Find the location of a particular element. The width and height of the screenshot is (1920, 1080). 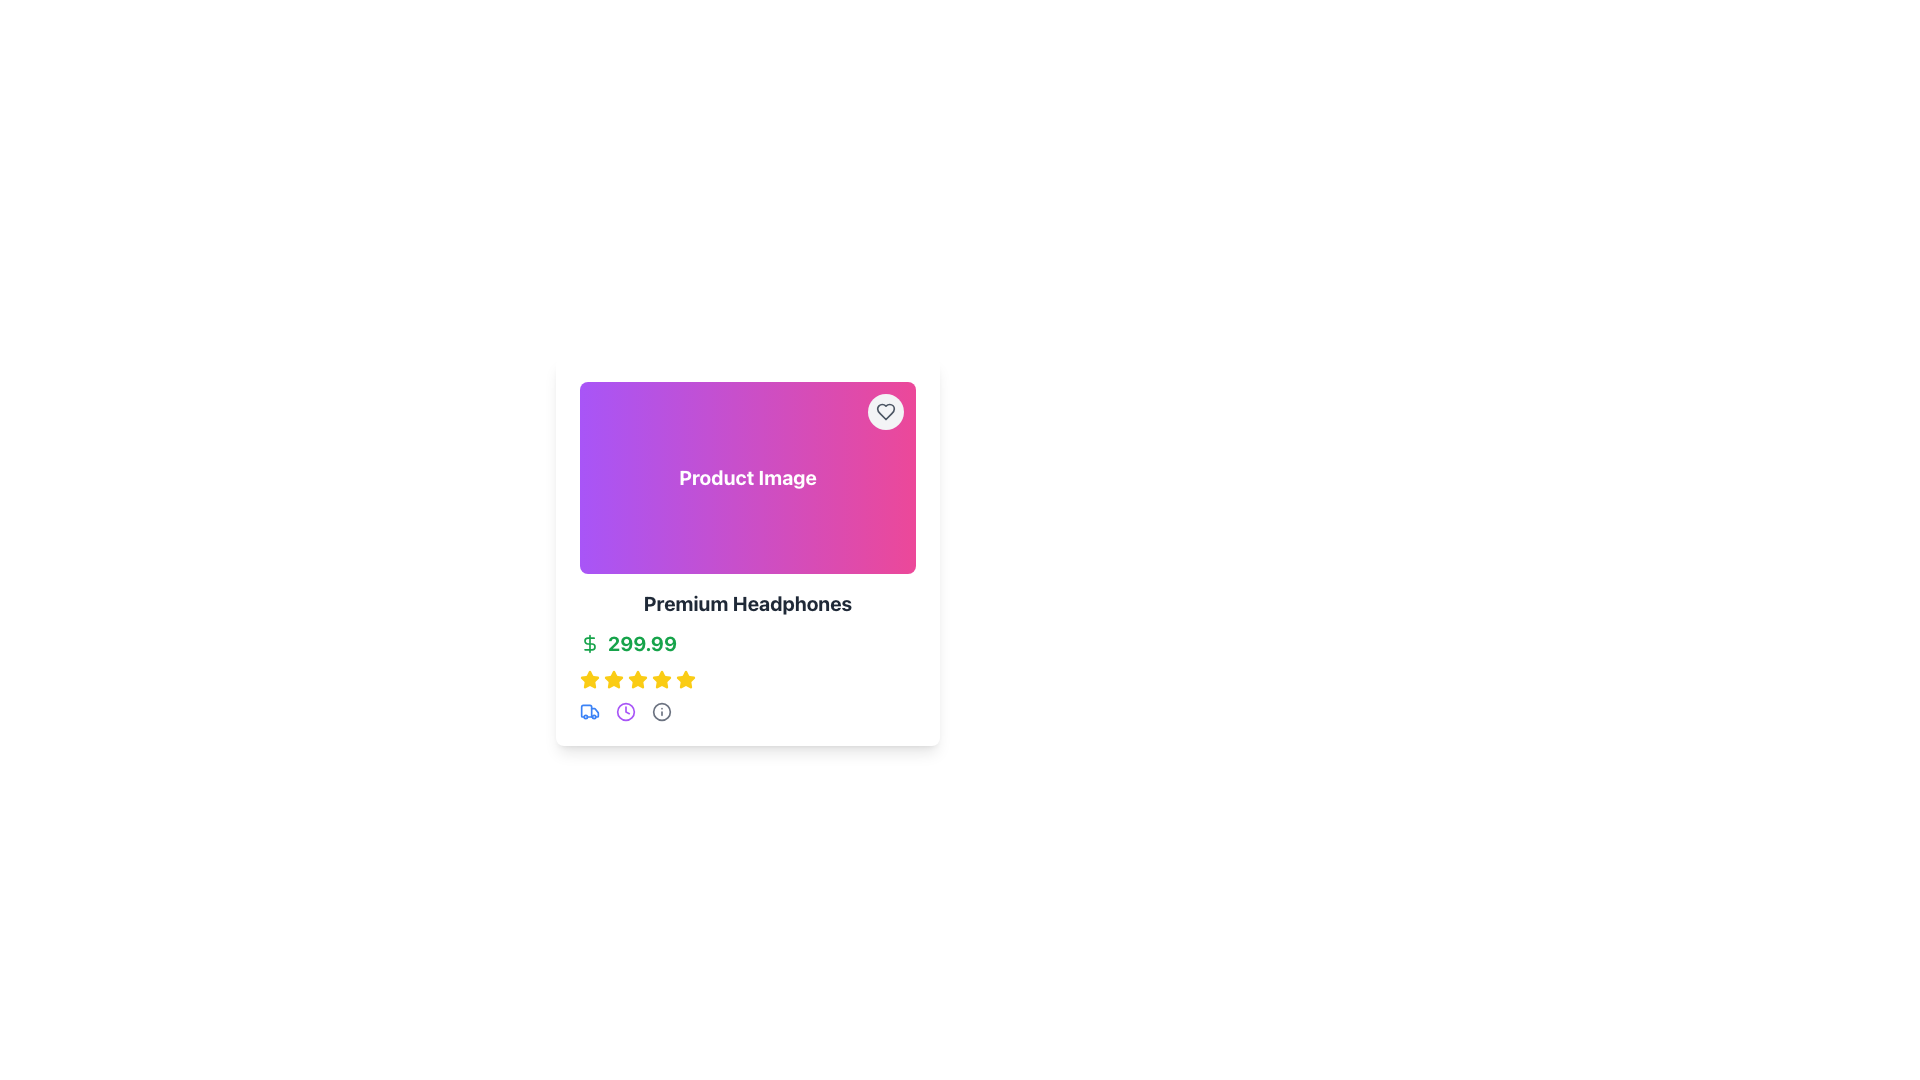

the rightmost interactive icon with an information tooltip about the product's warranty is located at coordinates (662, 711).